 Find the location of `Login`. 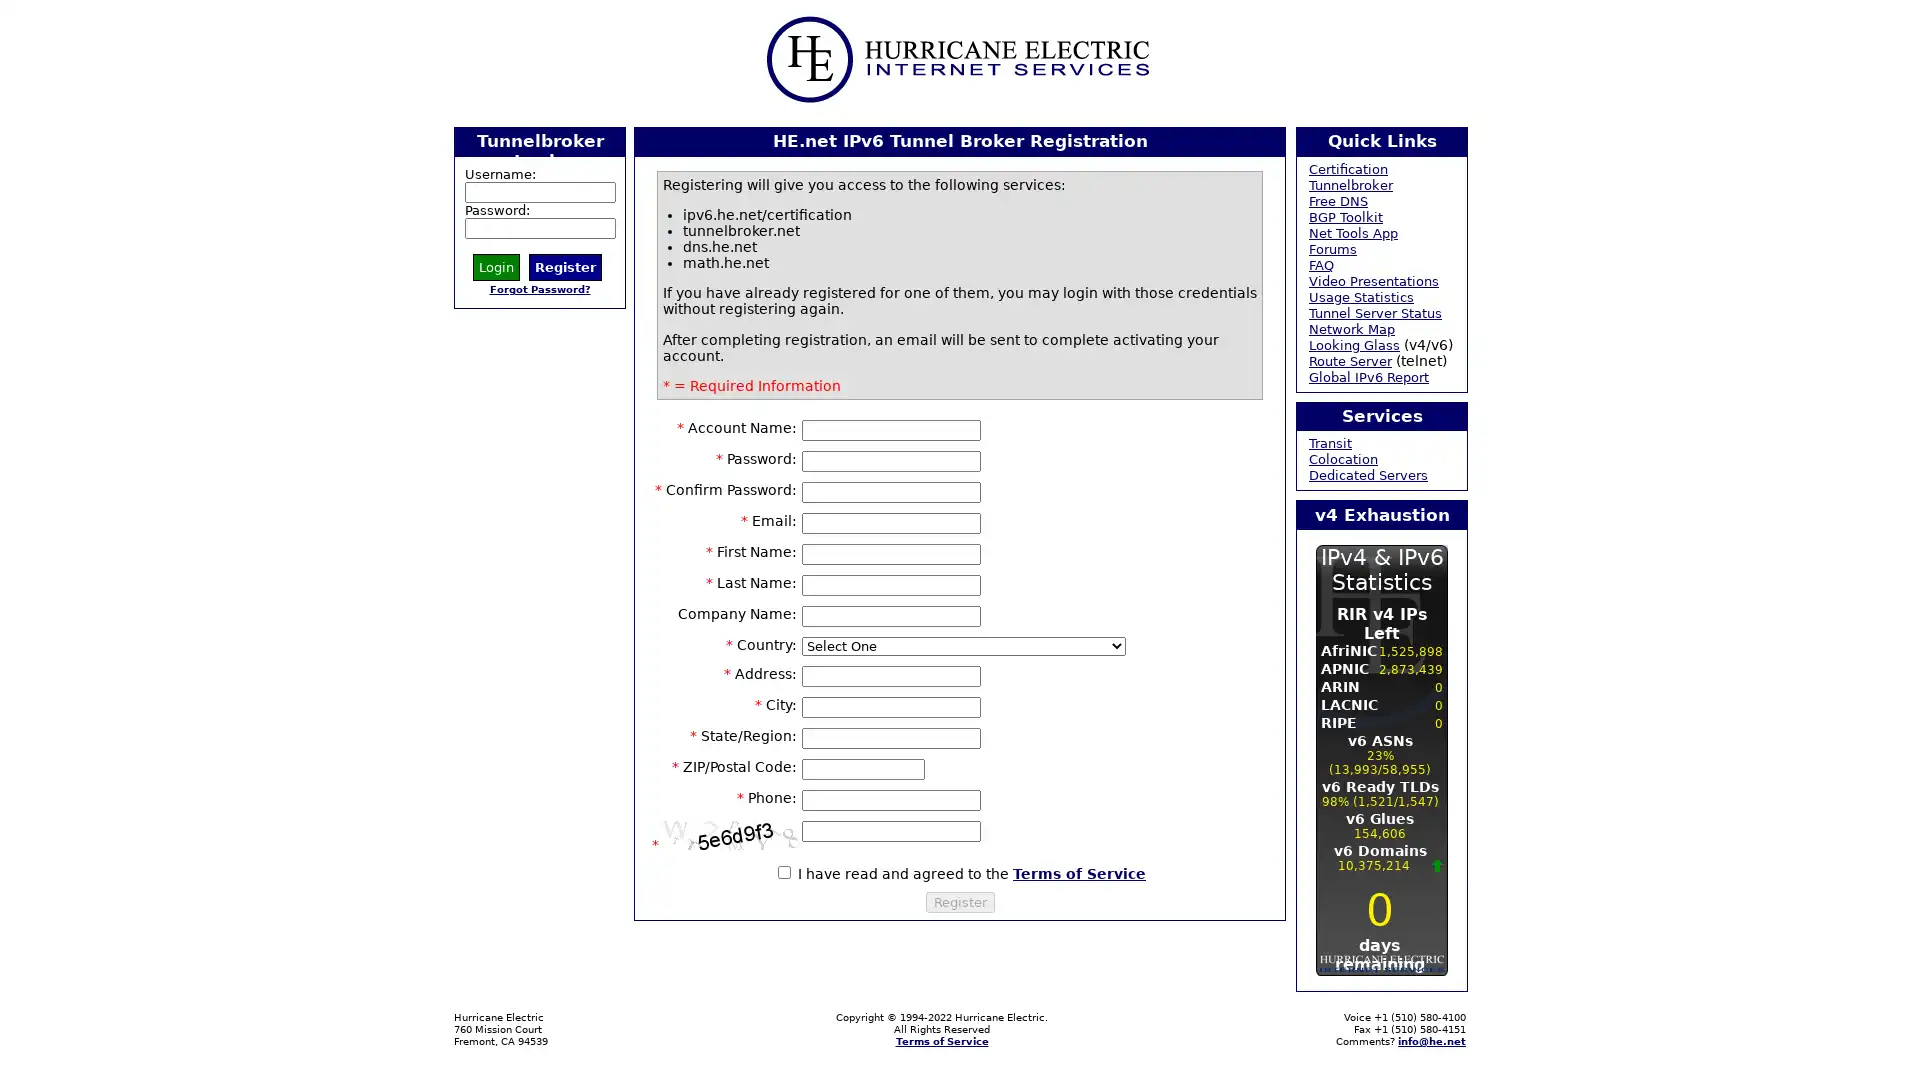

Login is located at coordinates (496, 265).